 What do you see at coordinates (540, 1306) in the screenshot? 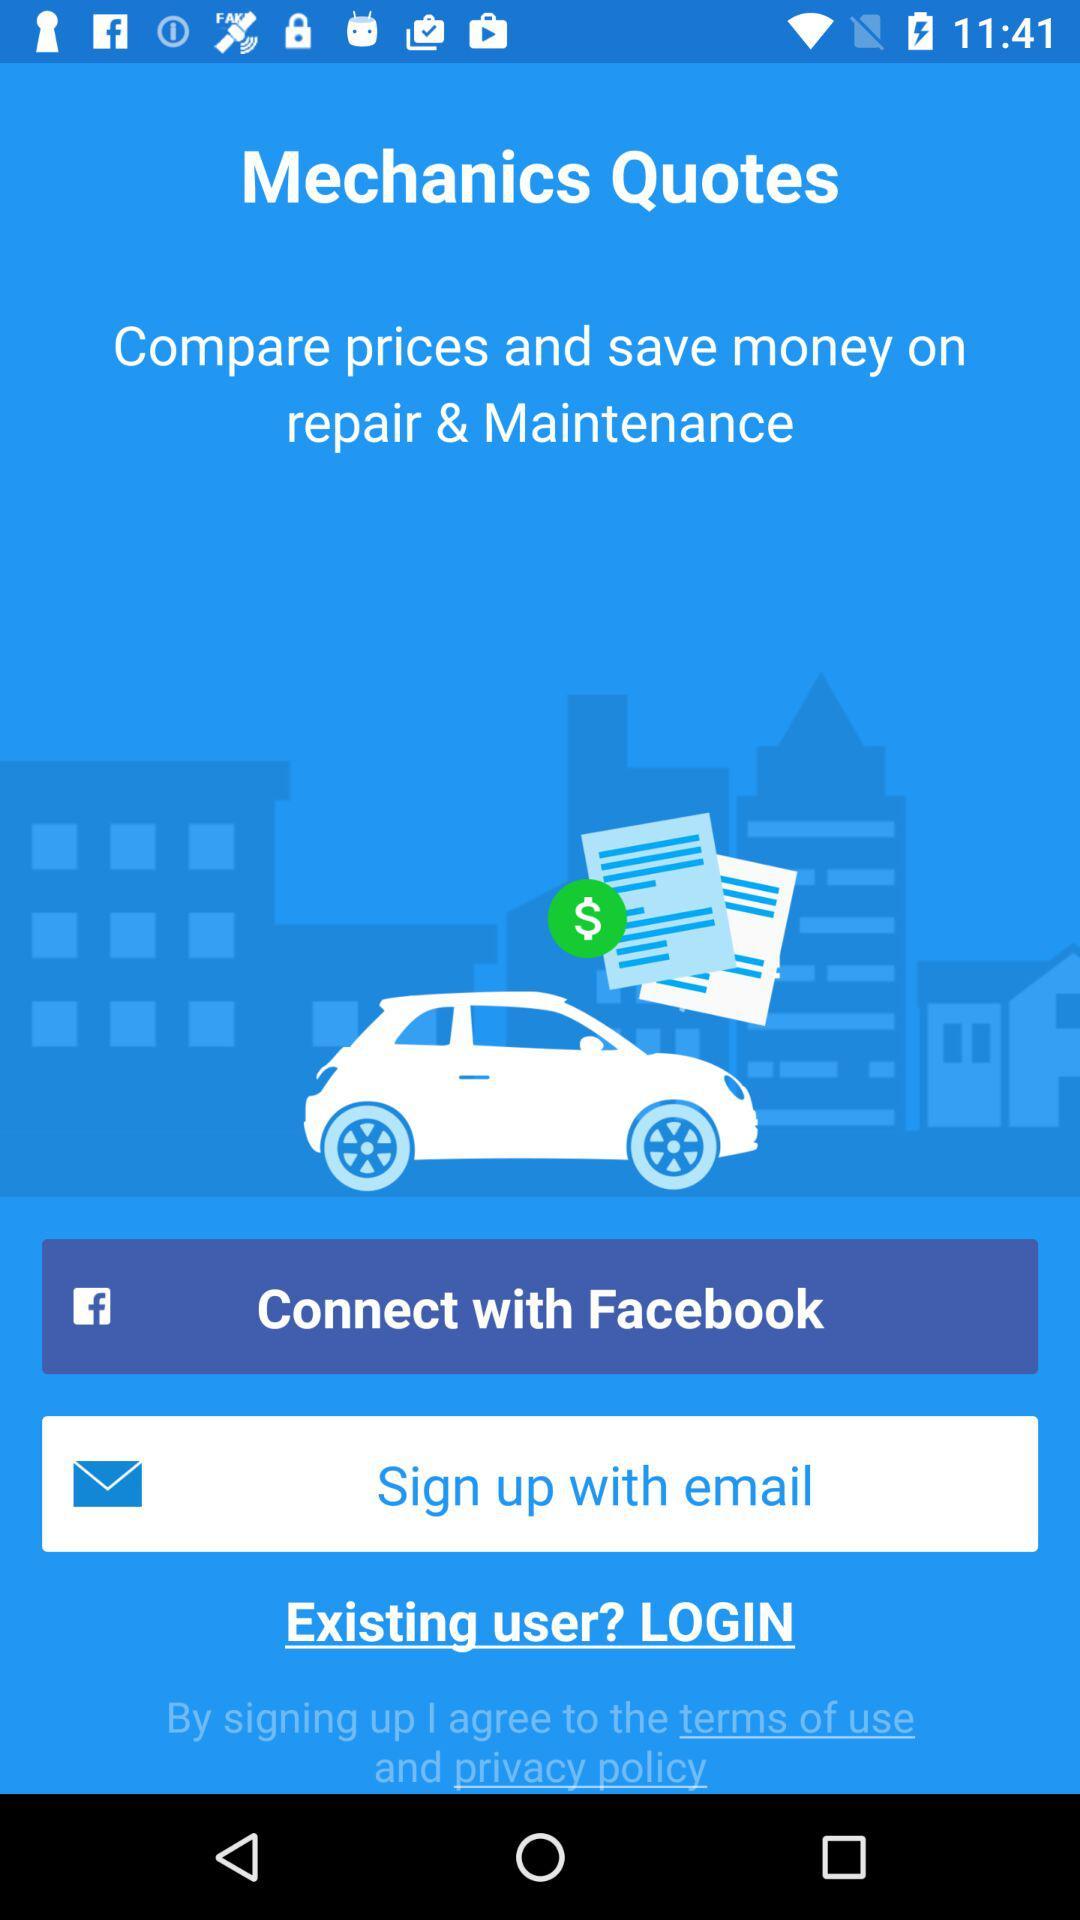
I see `connect with facebook` at bounding box center [540, 1306].